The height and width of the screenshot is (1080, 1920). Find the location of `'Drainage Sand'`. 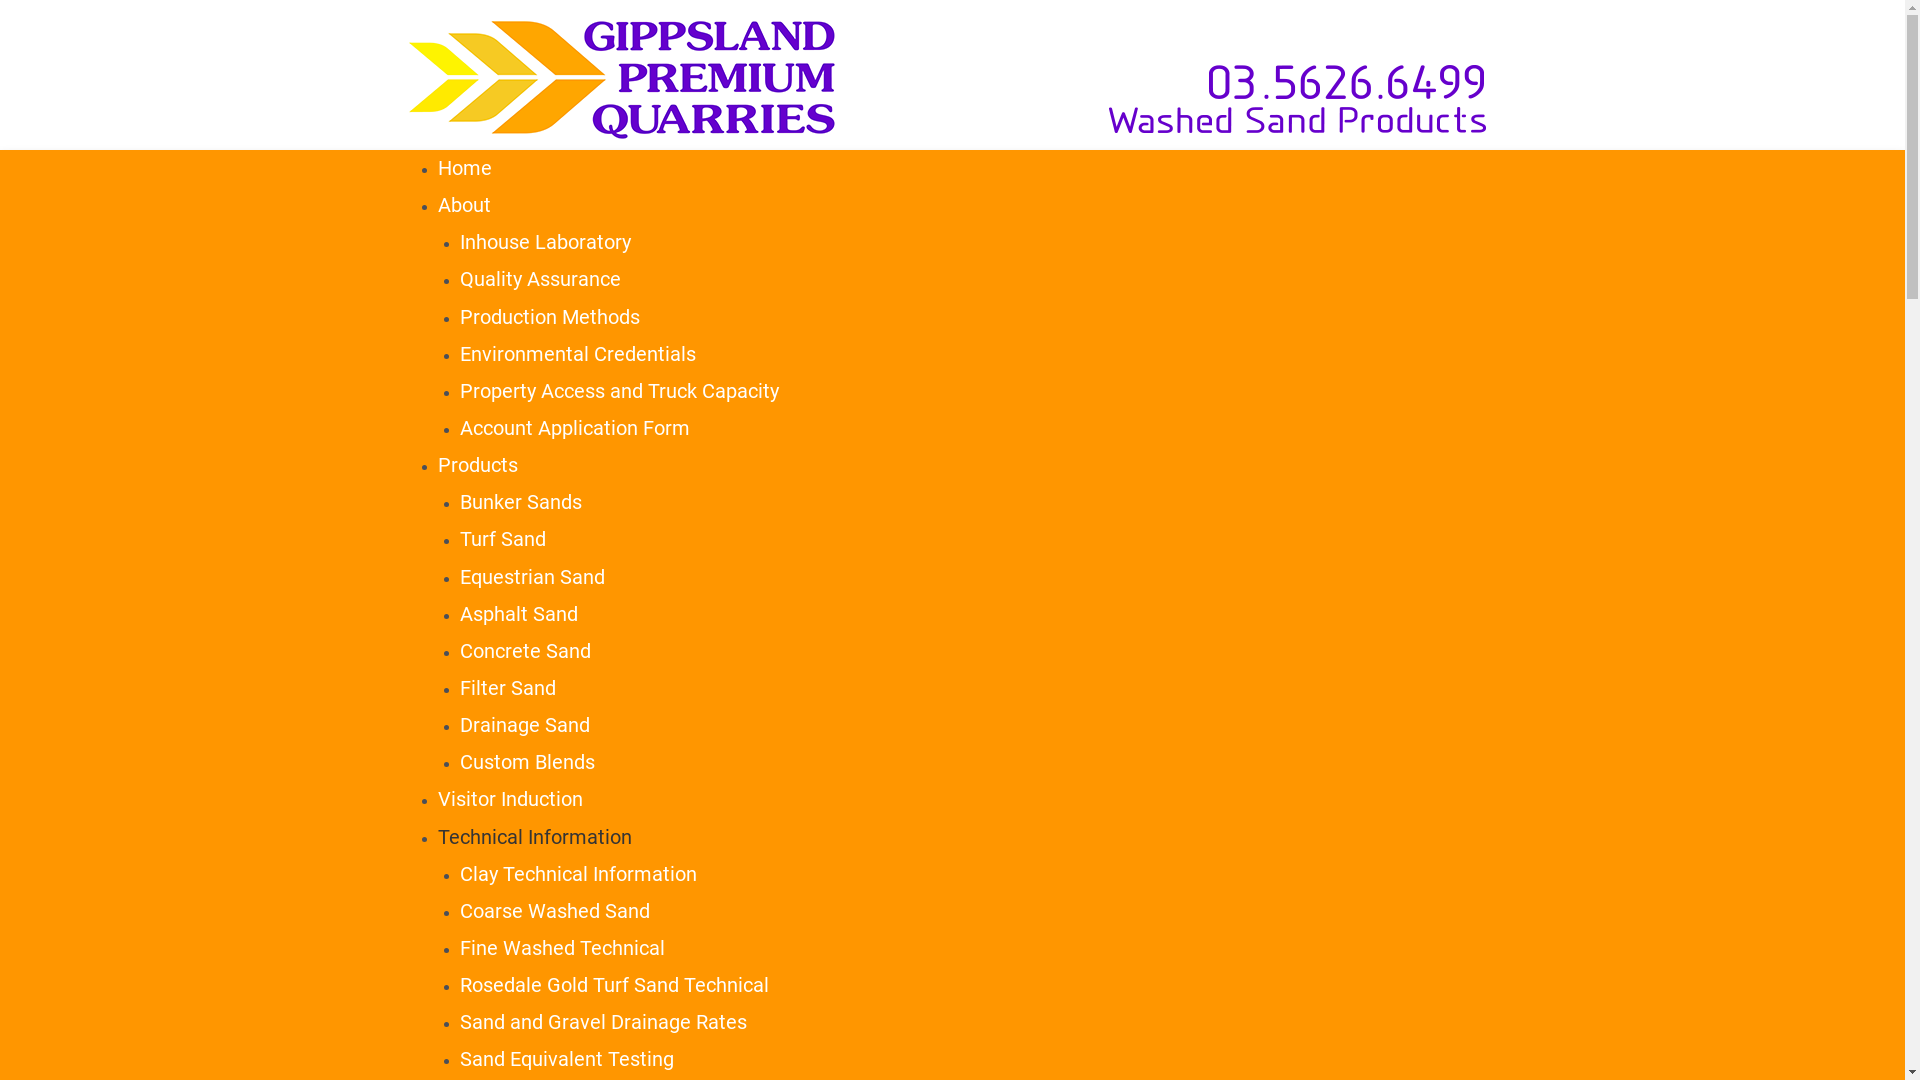

'Drainage Sand' is located at coordinates (524, 725).